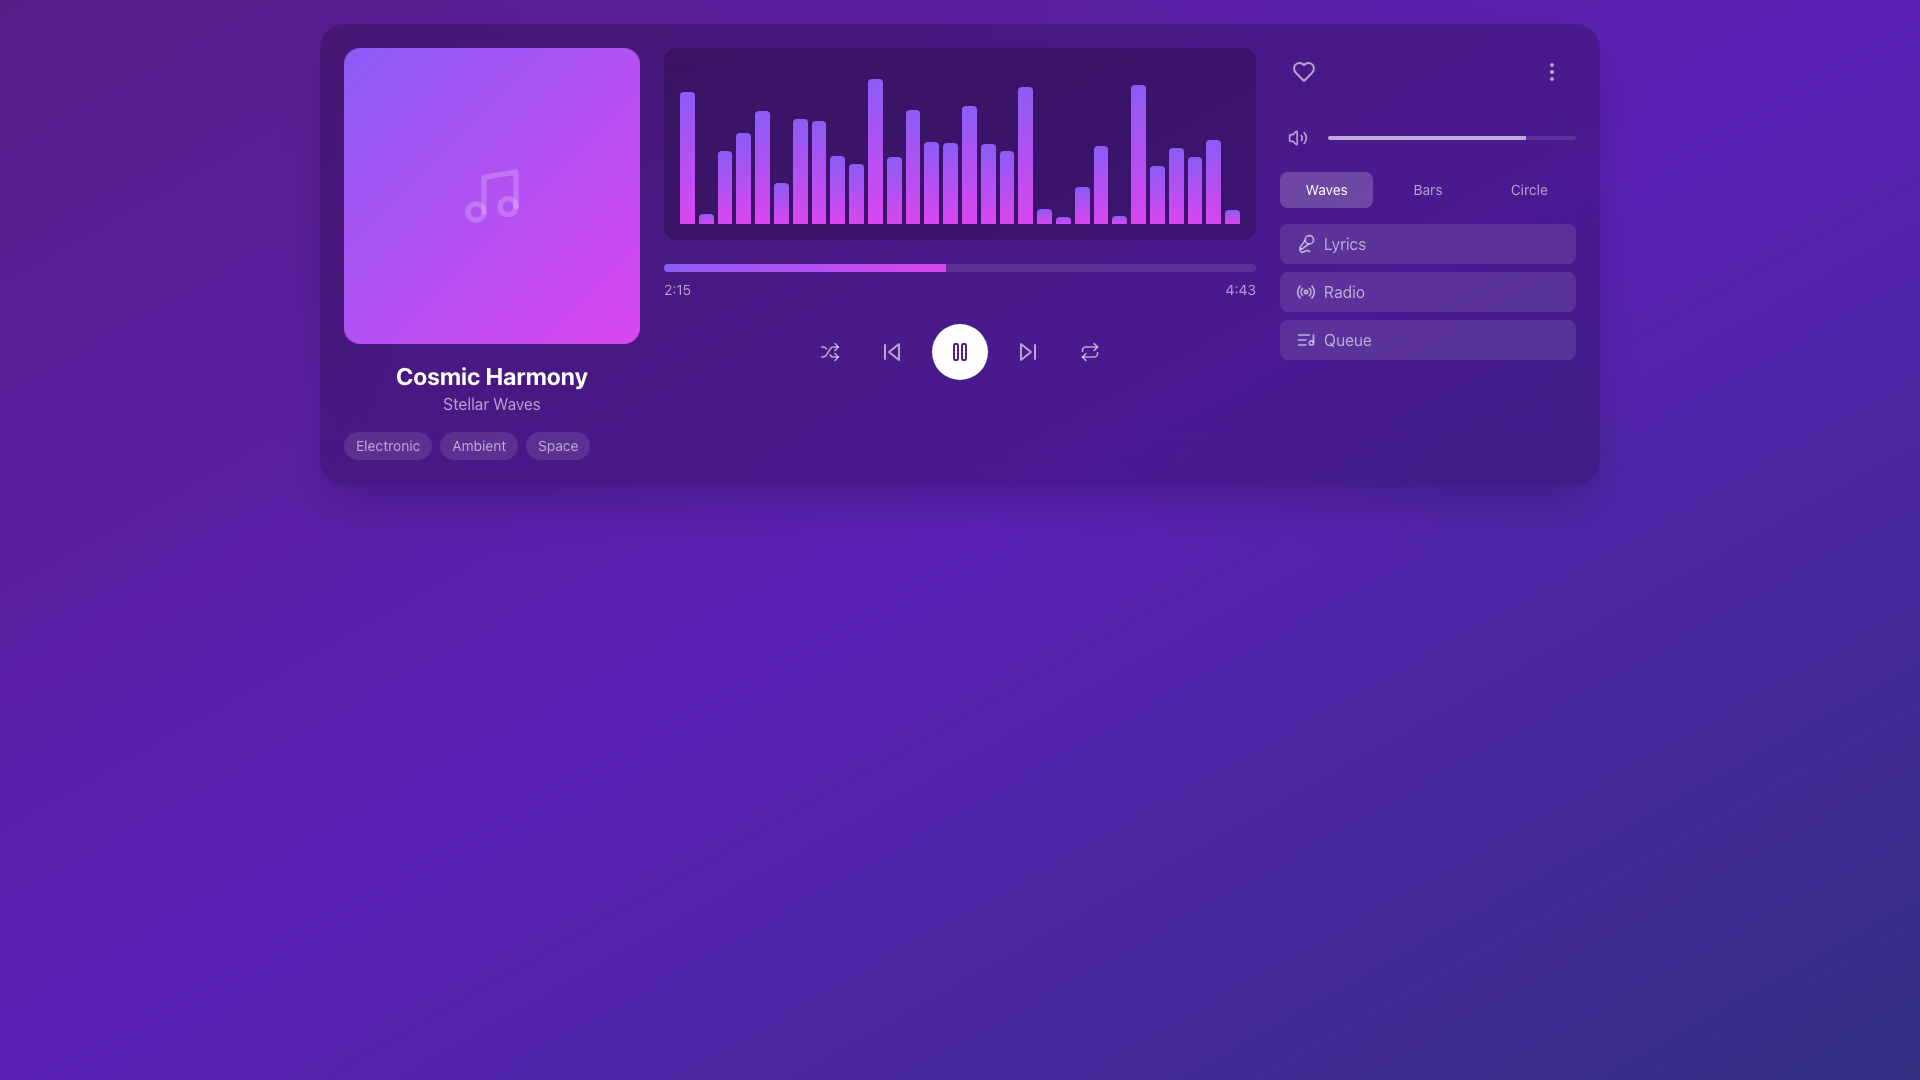  Describe the element at coordinates (954, 350) in the screenshot. I see `the left vertical rectangle of the pause icon, which is styled in white on a dark purple background, located at the center of the playback controls` at that location.